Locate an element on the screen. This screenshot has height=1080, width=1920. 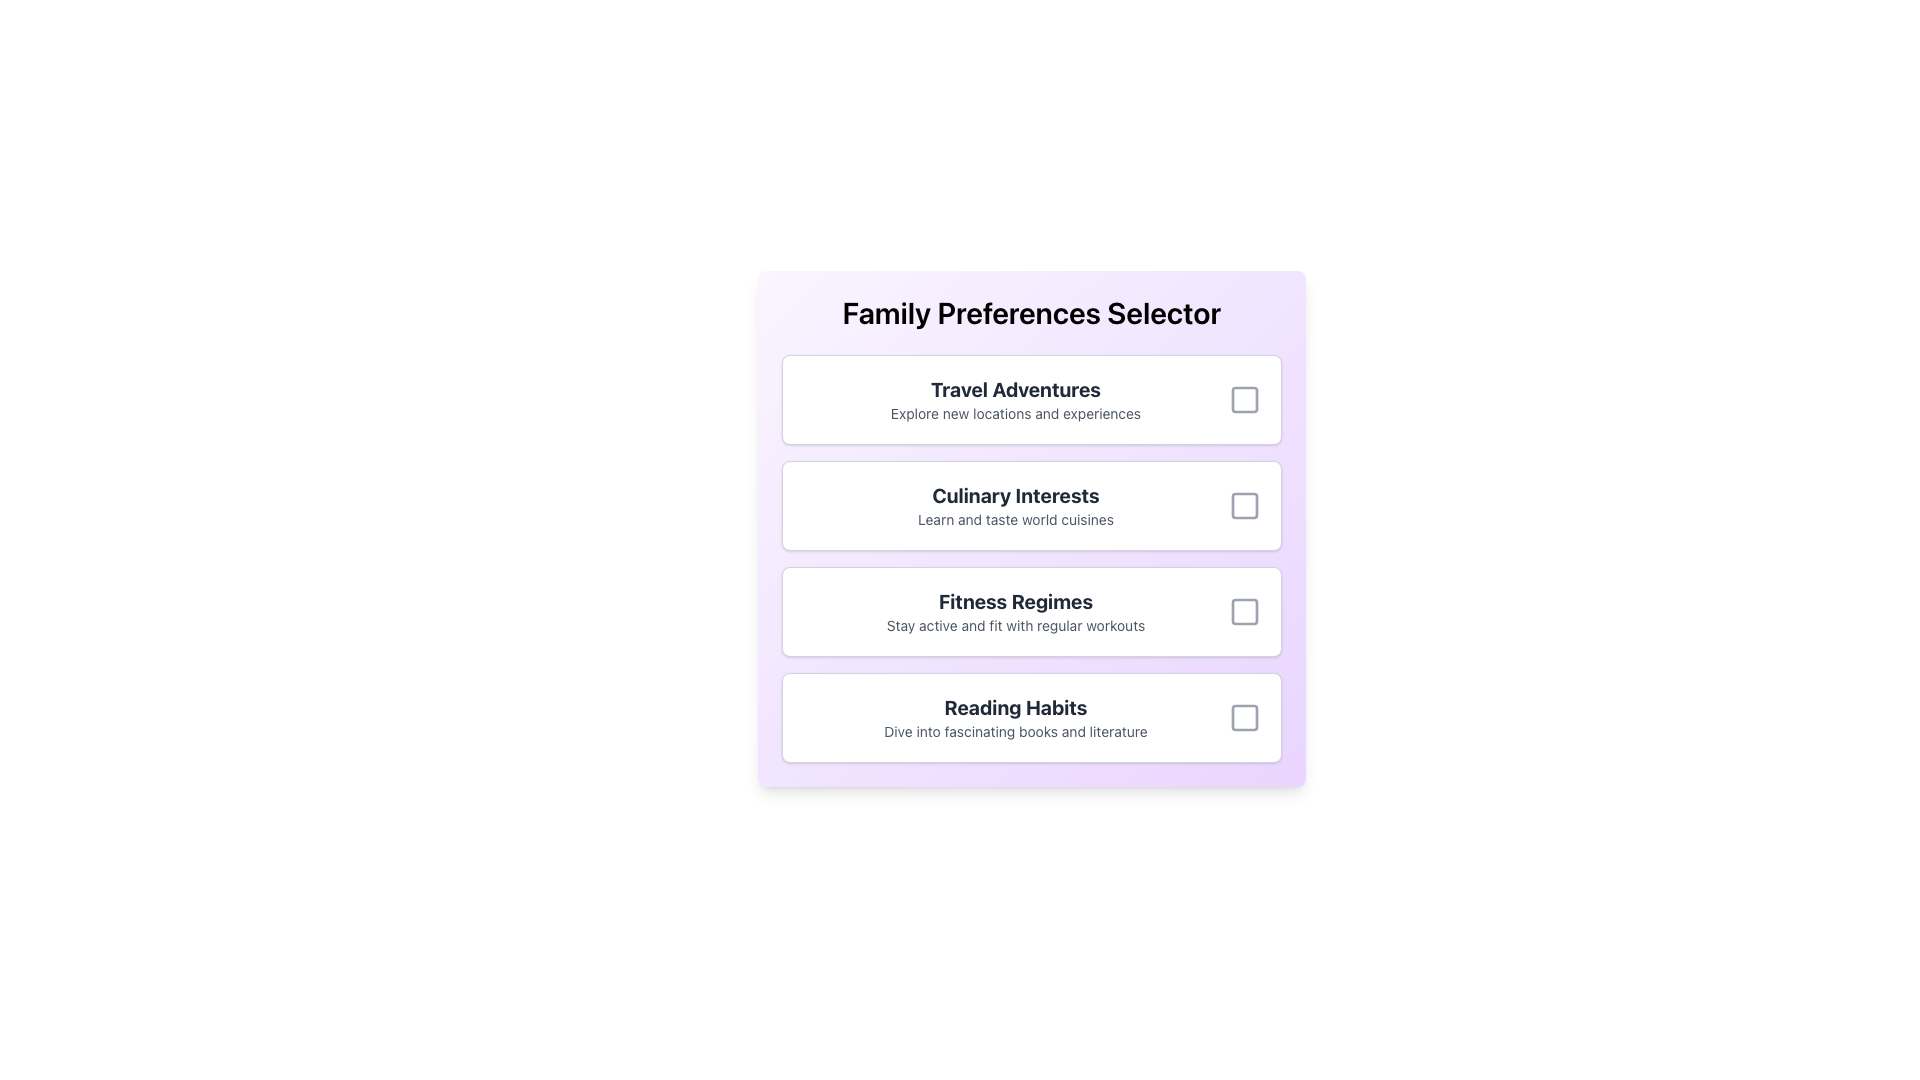
the 'Reading Habits' selectable card option, which is the fourth option in the list with a white background and bold title is located at coordinates (1032, 716).